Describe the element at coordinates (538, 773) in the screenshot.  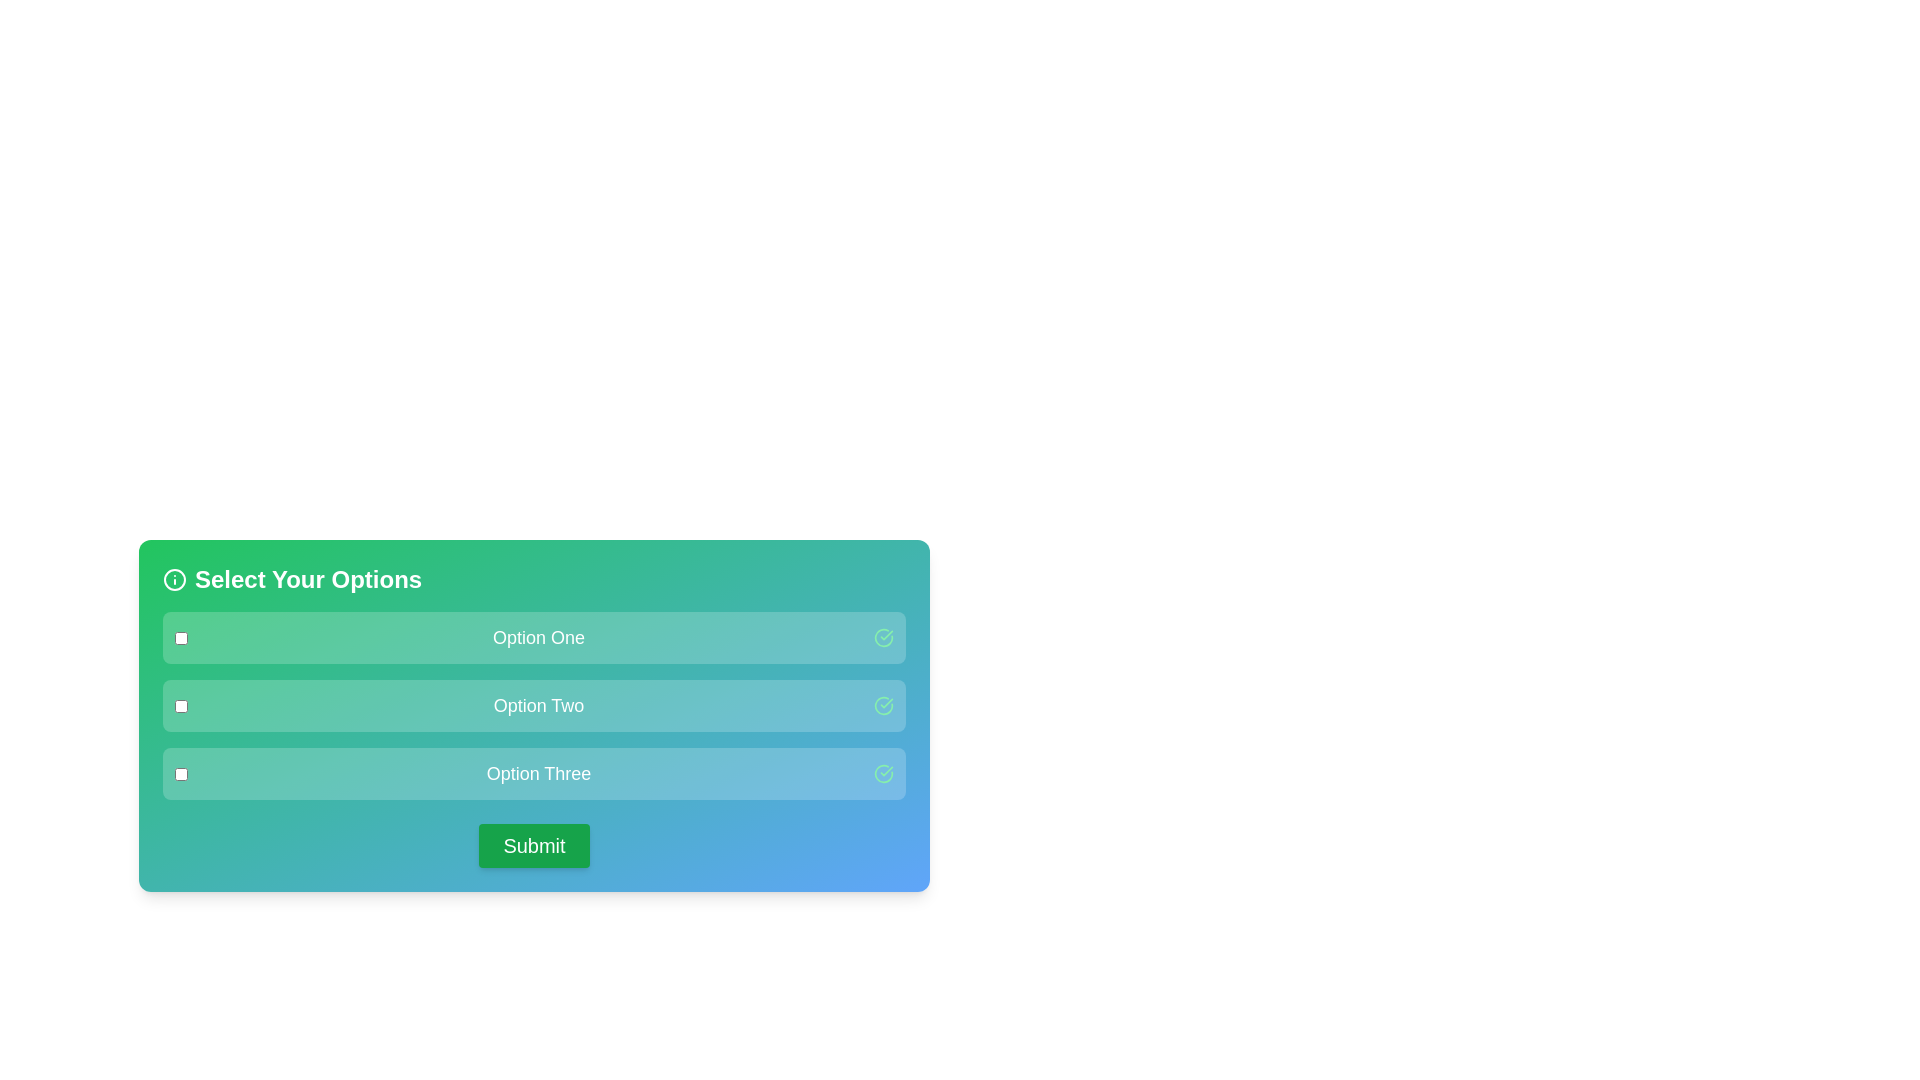
I see `the label of the option Option Three` at that location.